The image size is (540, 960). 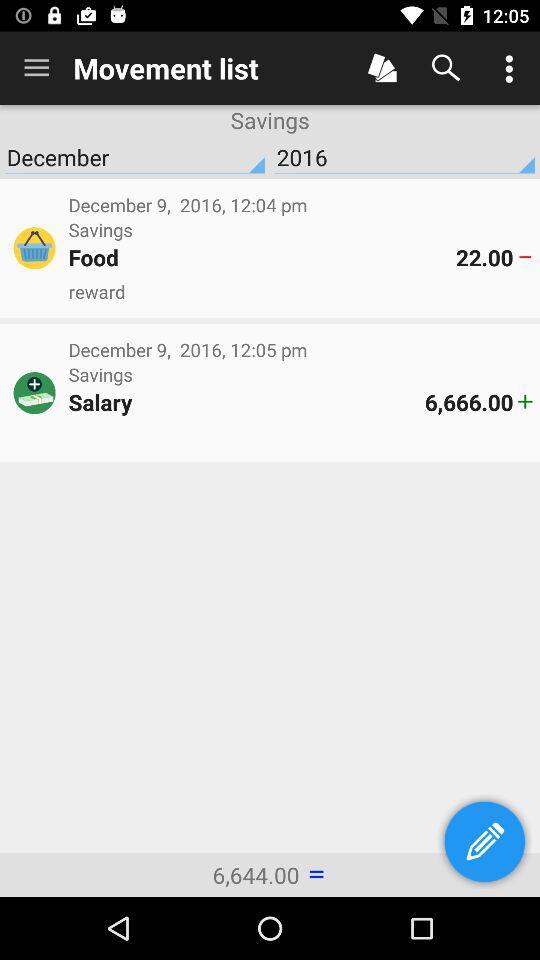 What do you see at coordinates (382, 68) in the screenshot?
I see `random selection` at bounding box center [382, 68].